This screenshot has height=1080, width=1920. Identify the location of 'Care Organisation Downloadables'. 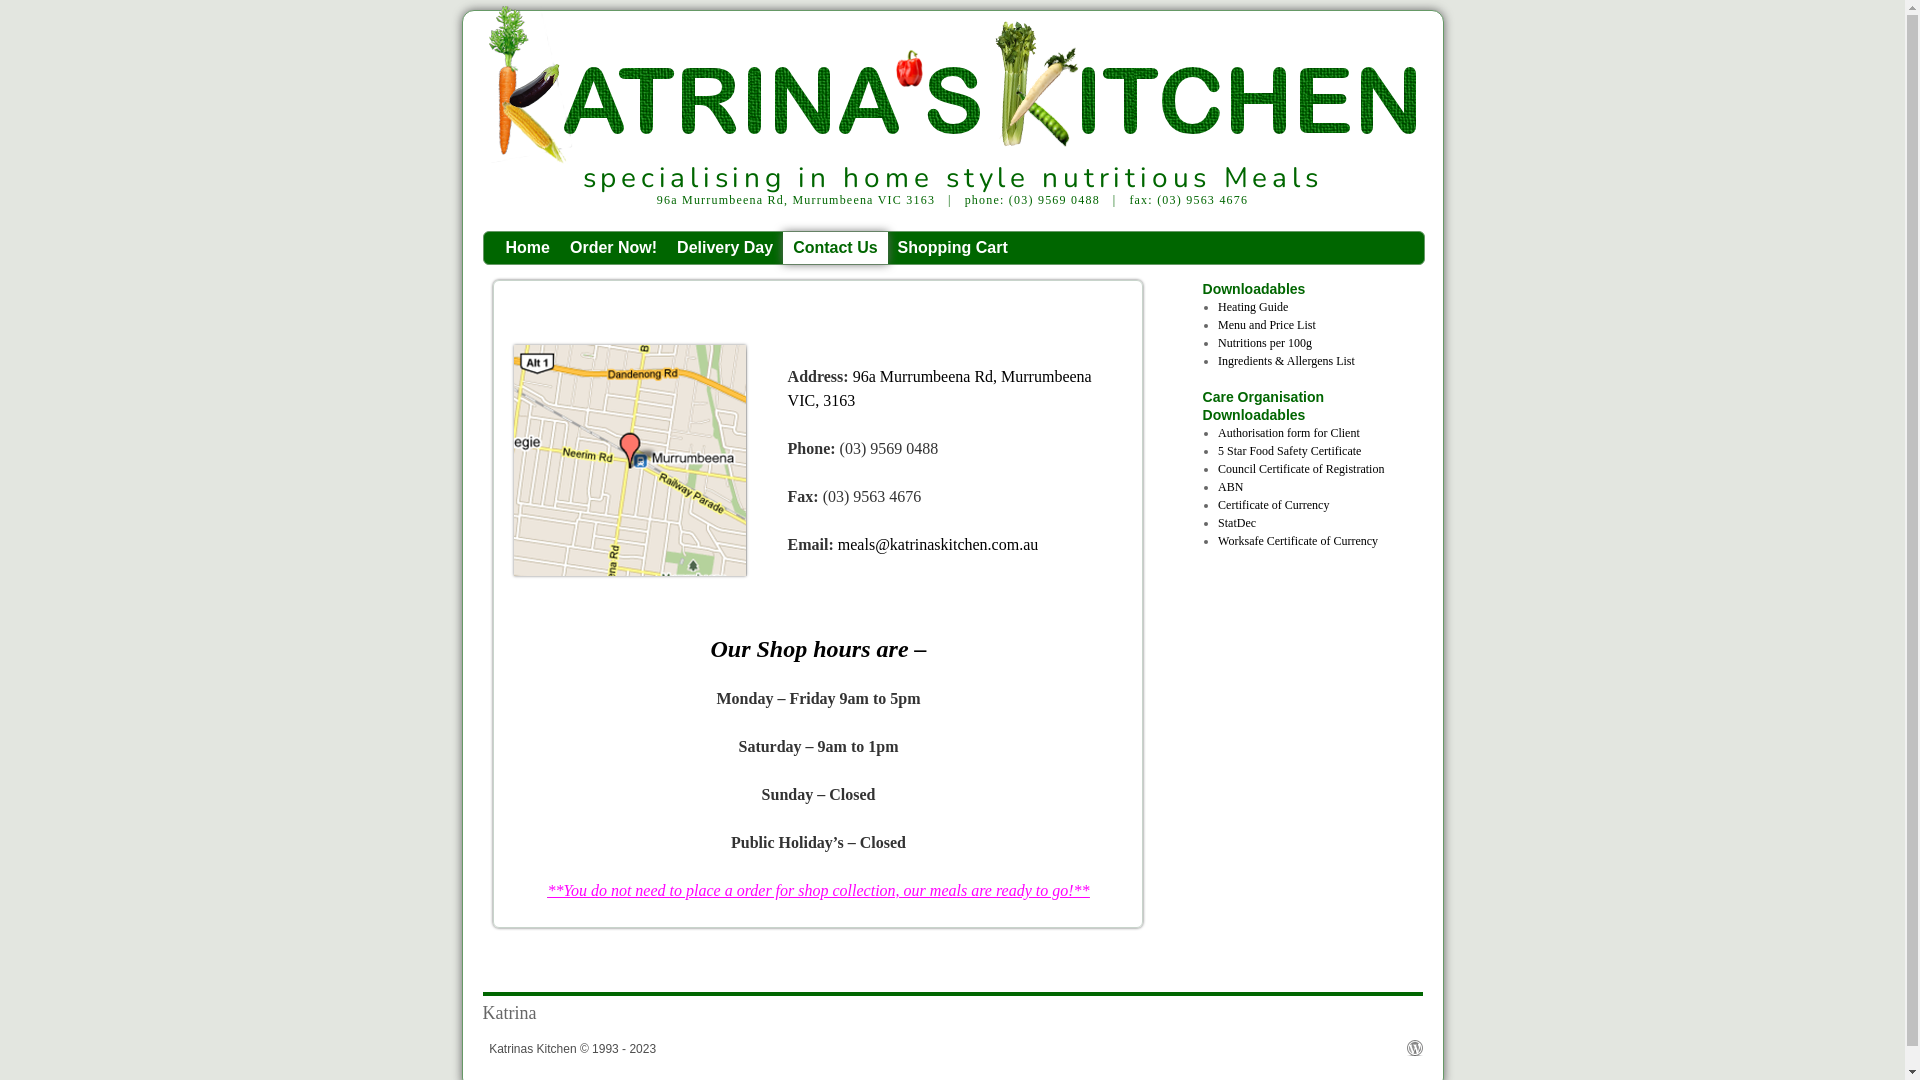
(1301, 405).